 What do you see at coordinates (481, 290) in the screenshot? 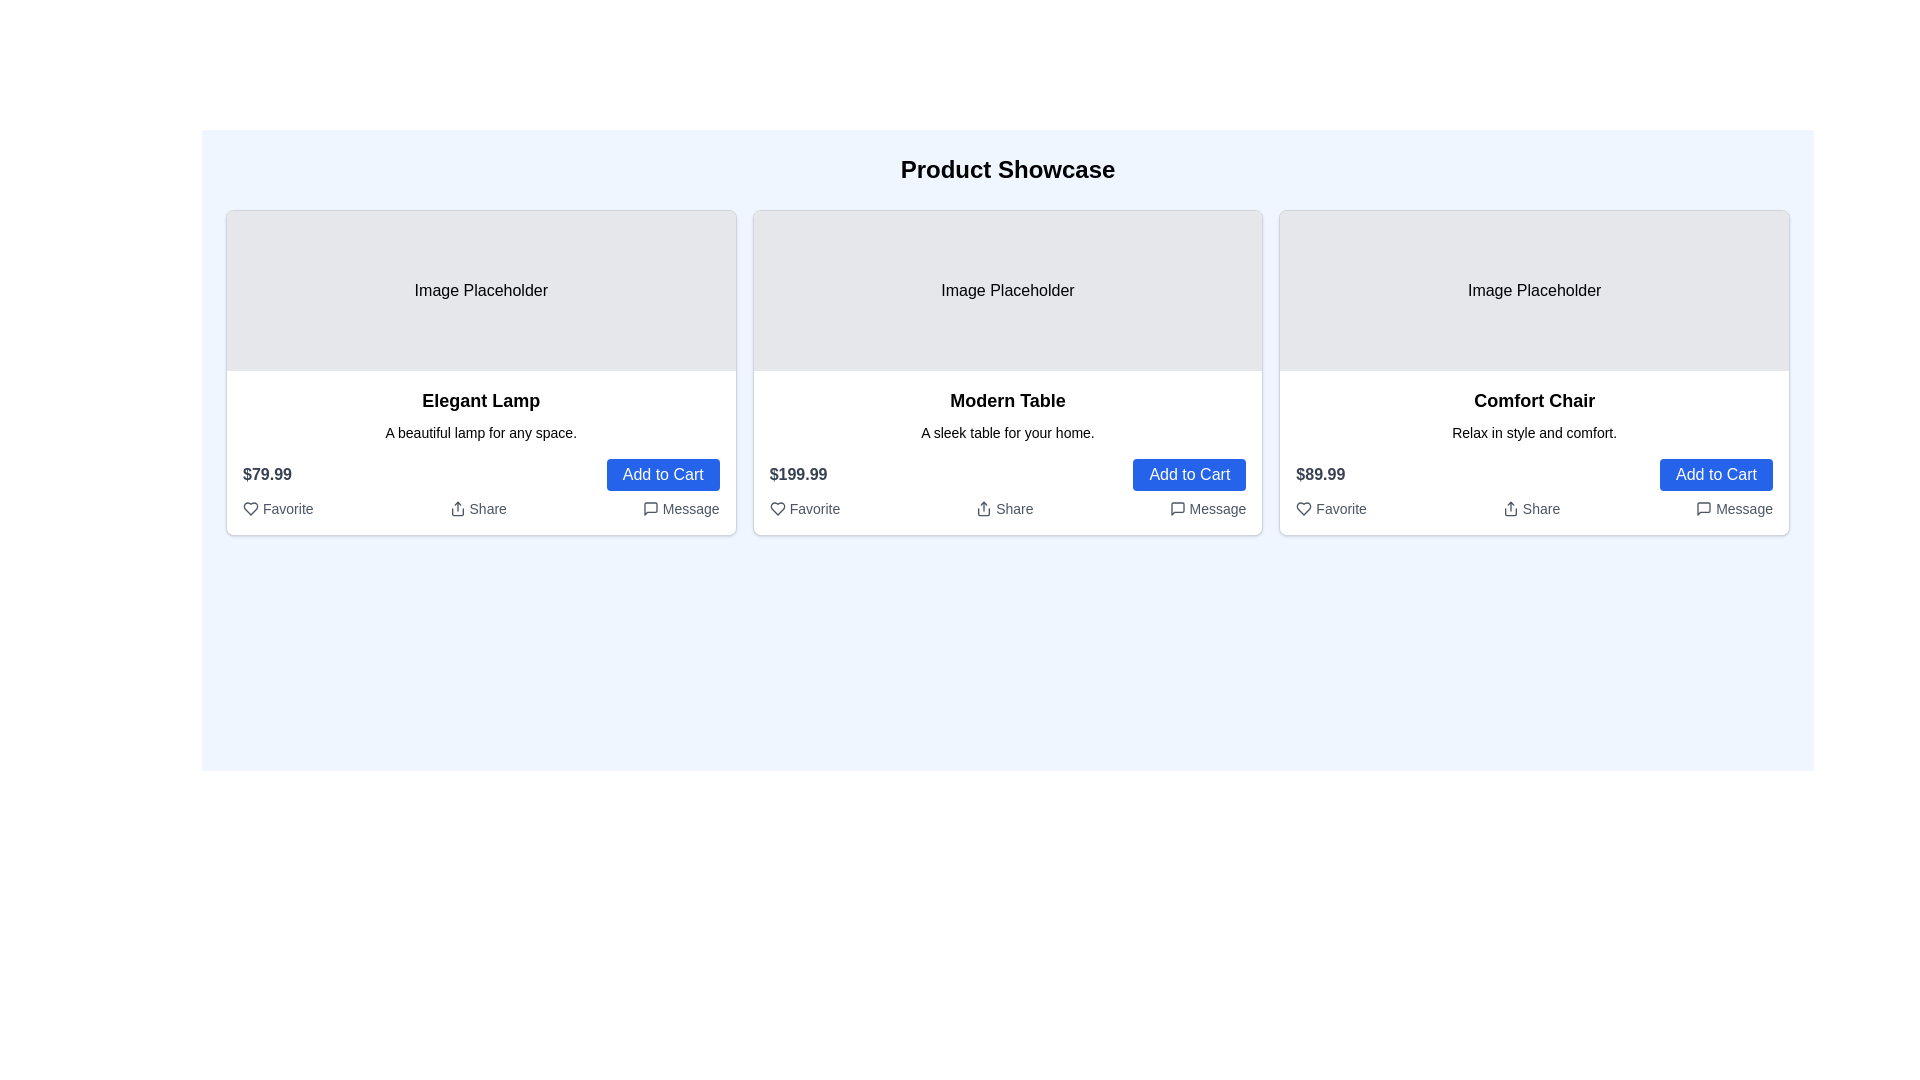
I see `the placeholder label for an image located at the center of the top section of the first card in a horizontal row of cards` at bounding box center [481, 290].